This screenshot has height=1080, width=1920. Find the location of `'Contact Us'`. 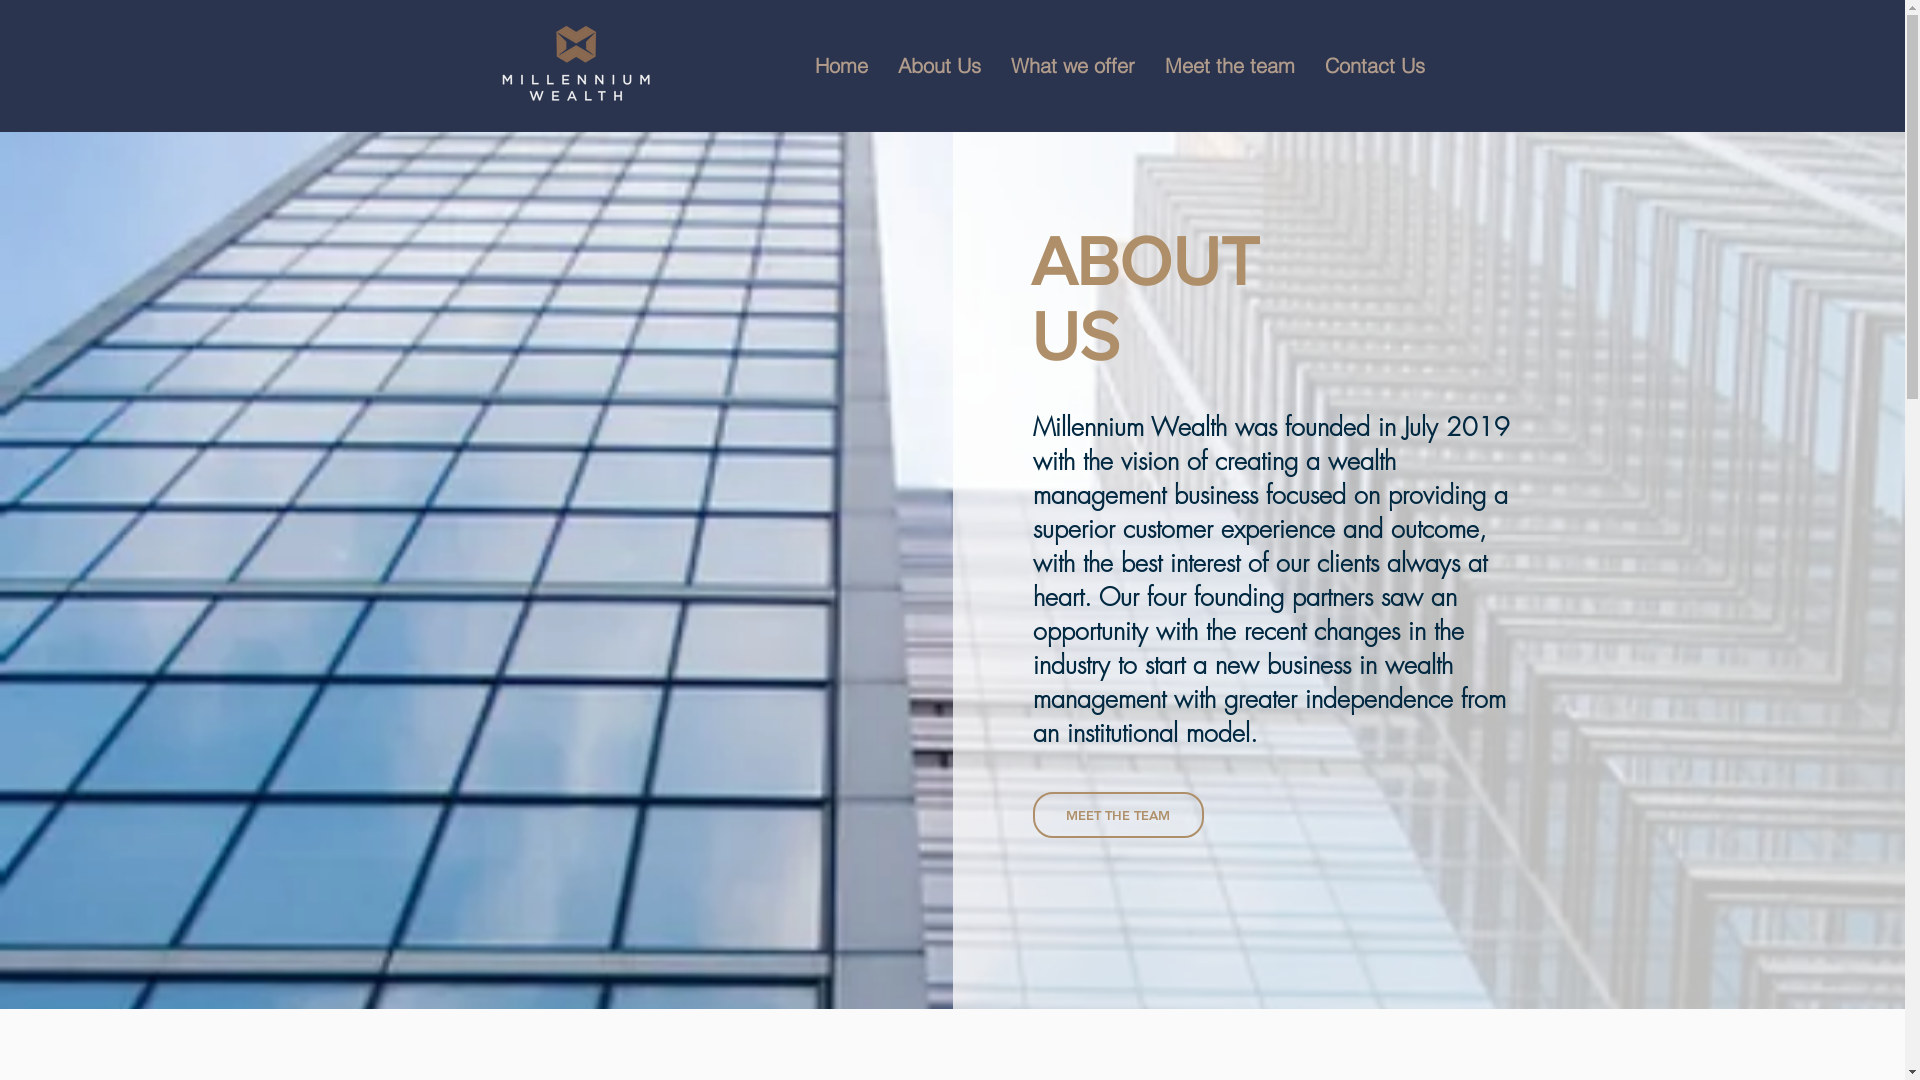

'Contact Us' is located at coordinates (1373, 64).